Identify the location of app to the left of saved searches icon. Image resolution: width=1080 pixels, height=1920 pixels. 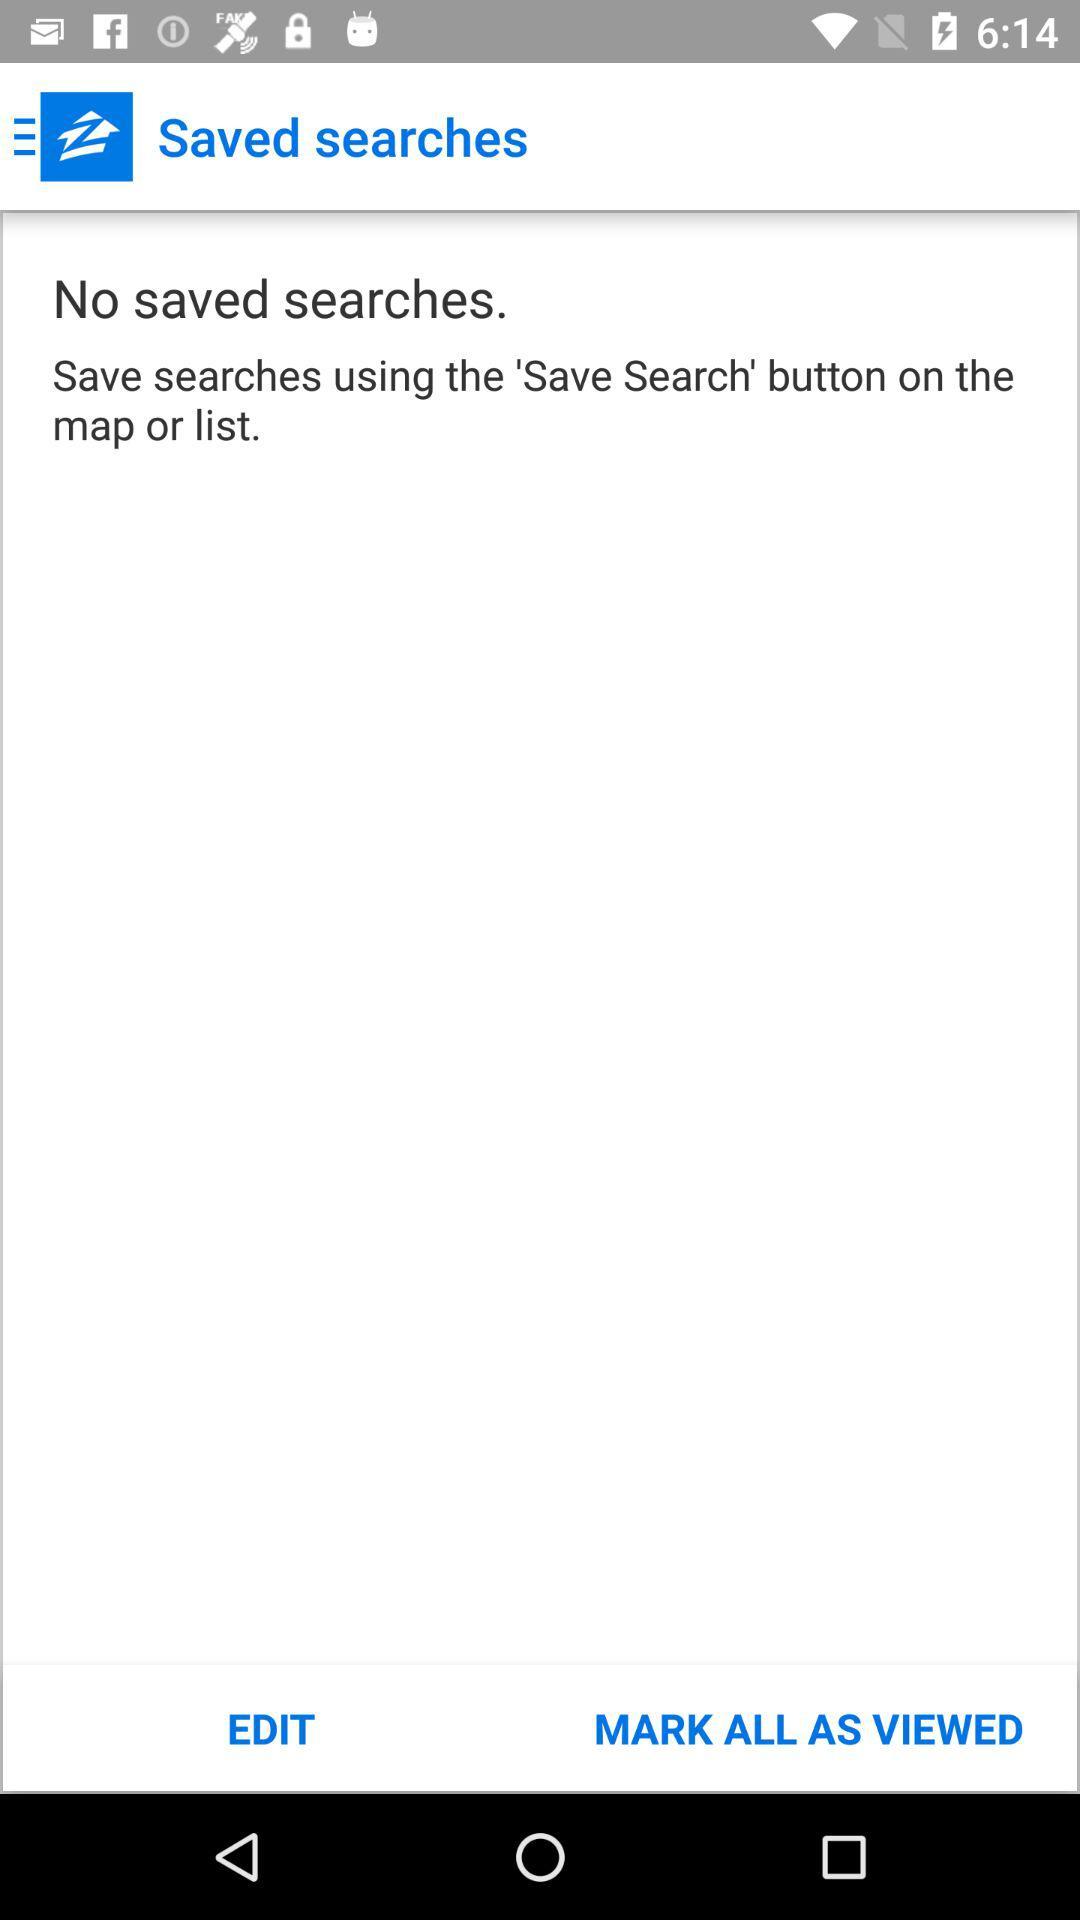
(72, 135).